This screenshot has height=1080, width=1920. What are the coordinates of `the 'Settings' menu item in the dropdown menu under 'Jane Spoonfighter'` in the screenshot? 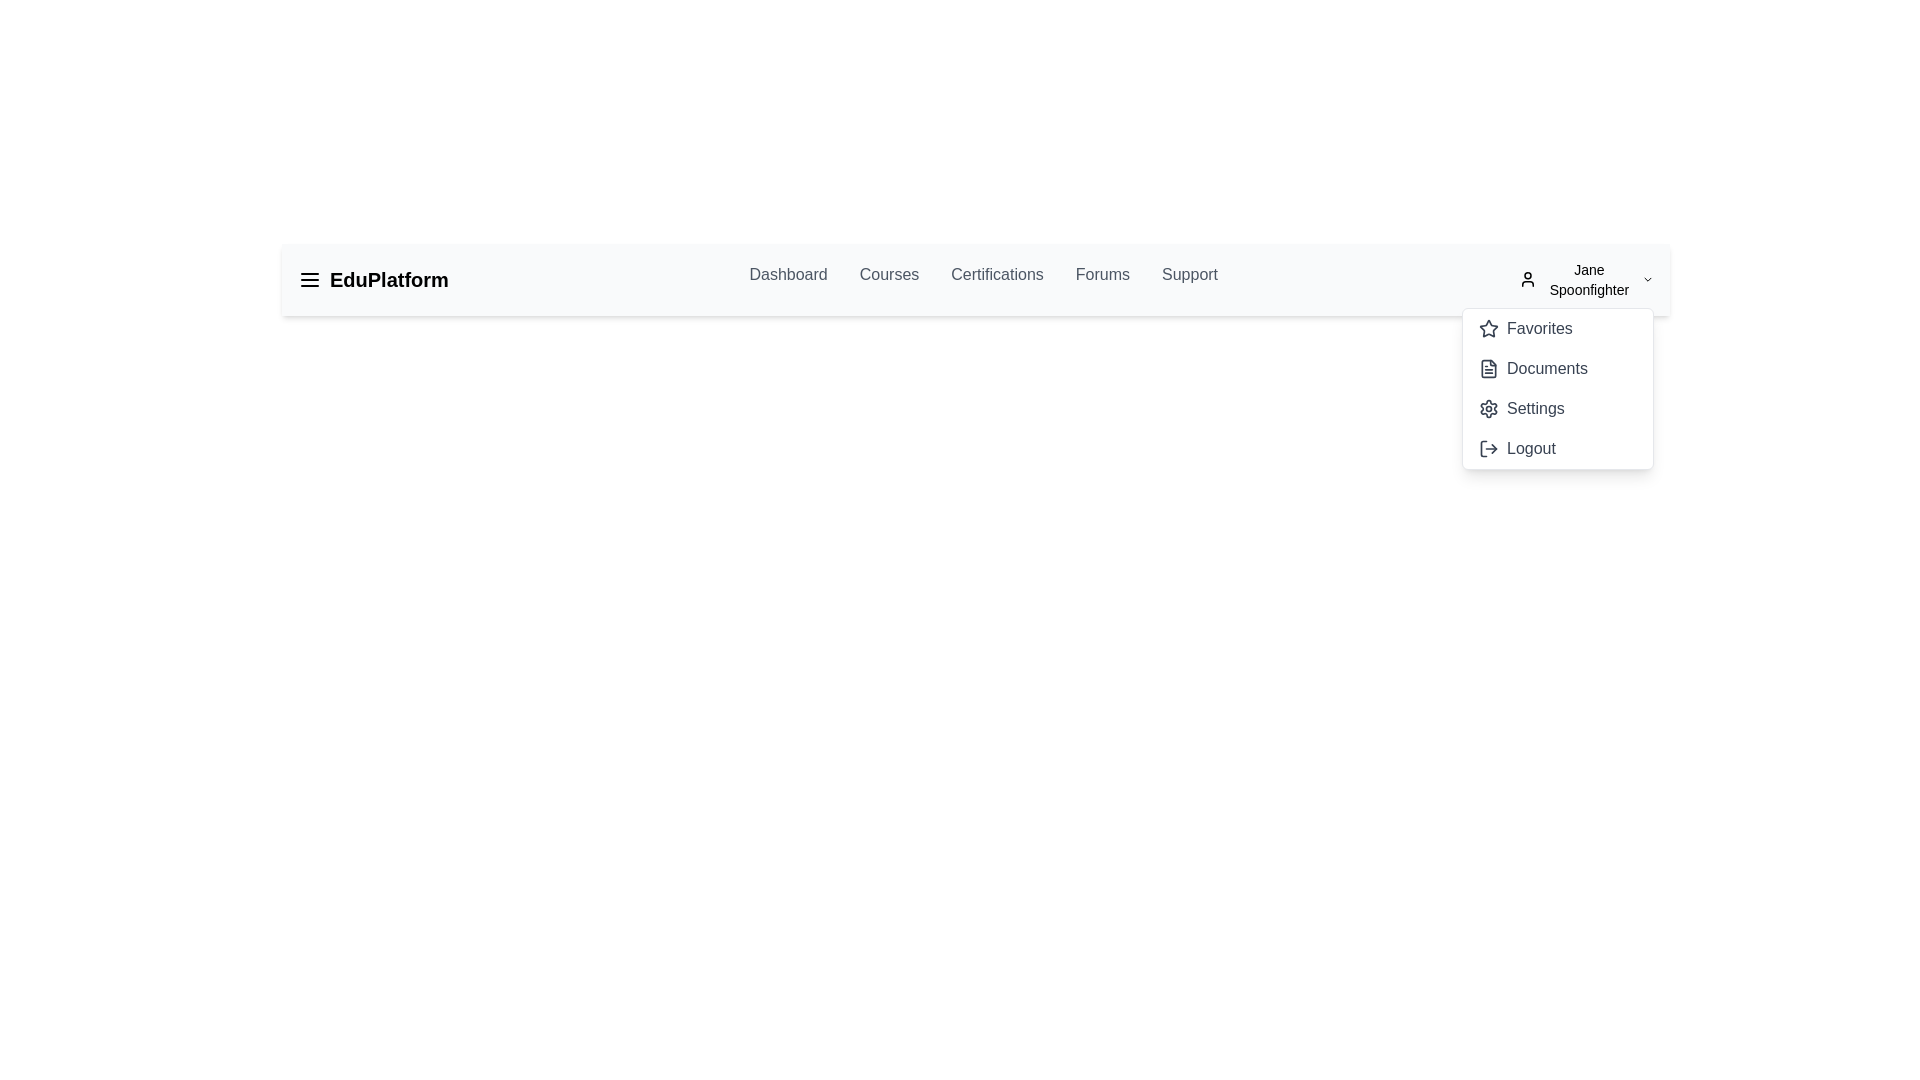 It's located at (1520, 407).